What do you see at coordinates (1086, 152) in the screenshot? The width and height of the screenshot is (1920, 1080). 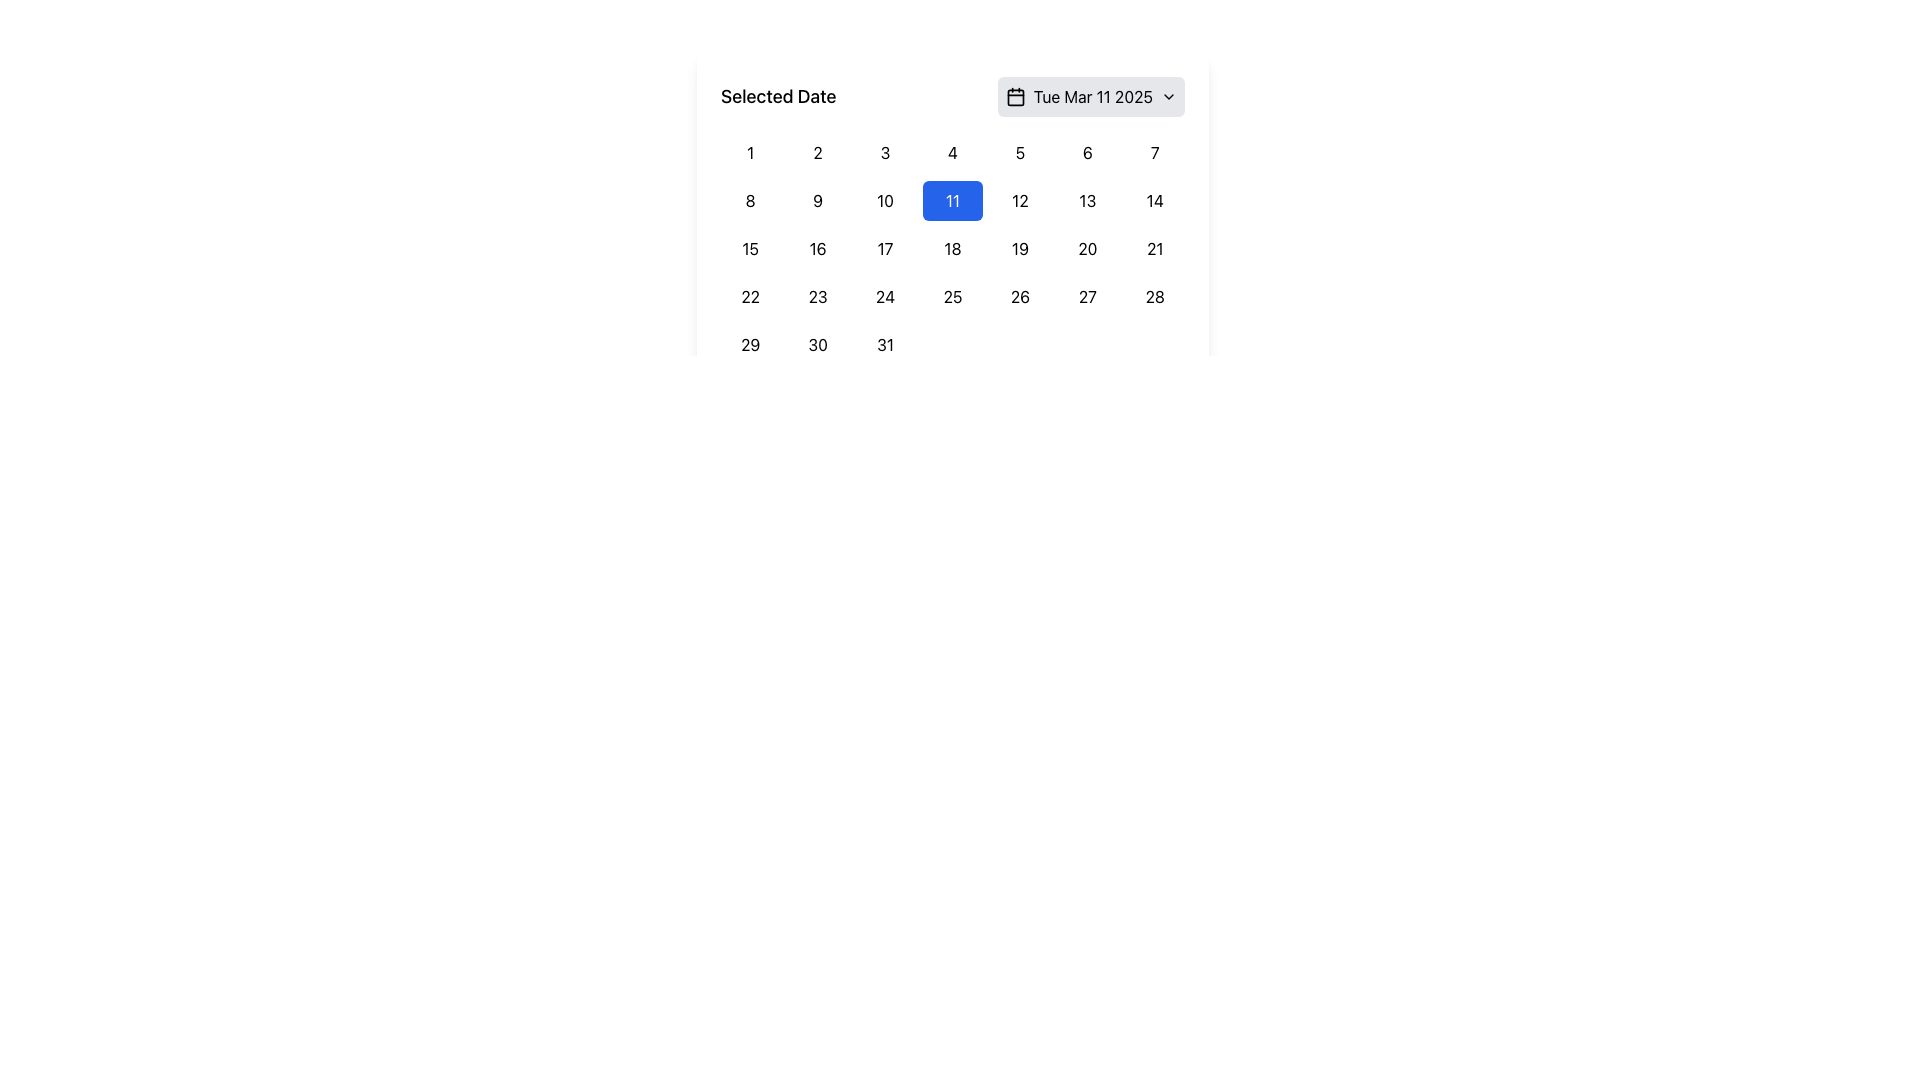 I see `the button labeled '6'` at bounding box center [1086, 152].